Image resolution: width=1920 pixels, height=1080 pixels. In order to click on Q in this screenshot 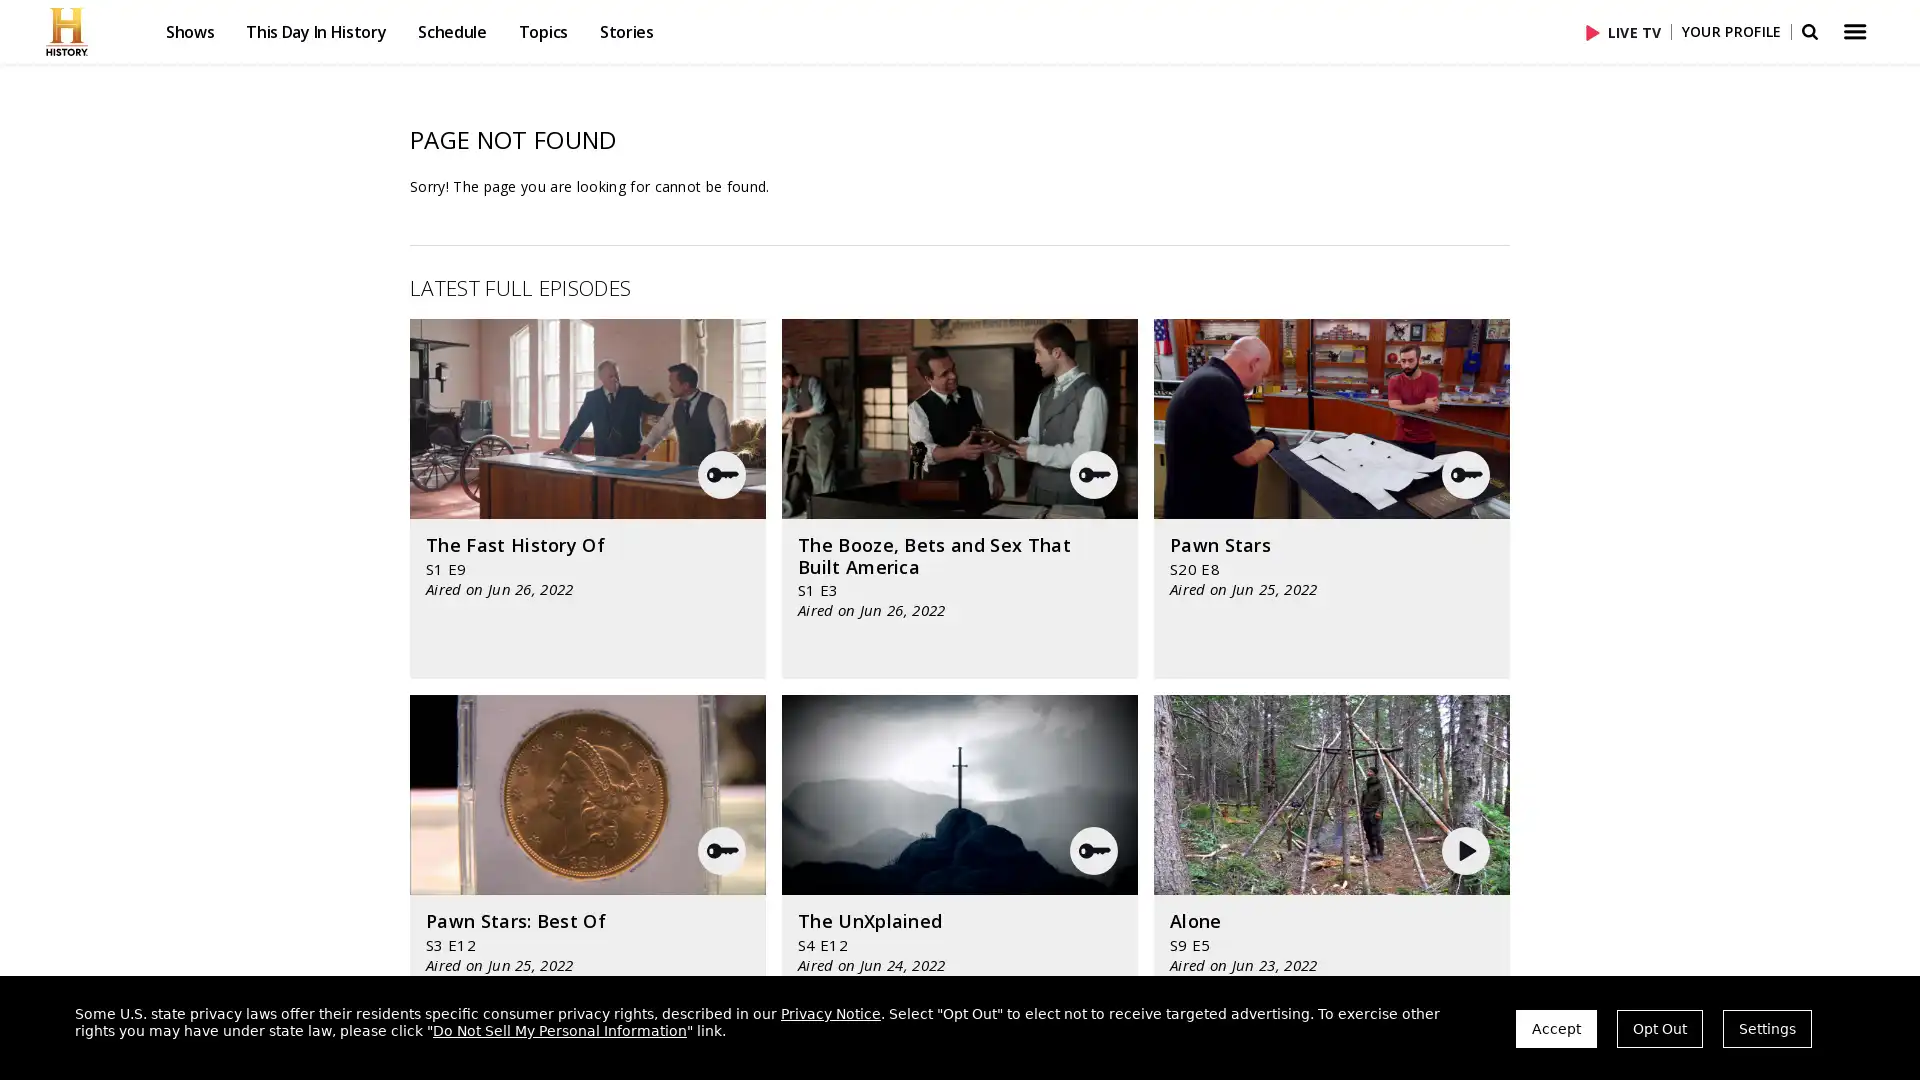, I will do `click(1465, 474)`.